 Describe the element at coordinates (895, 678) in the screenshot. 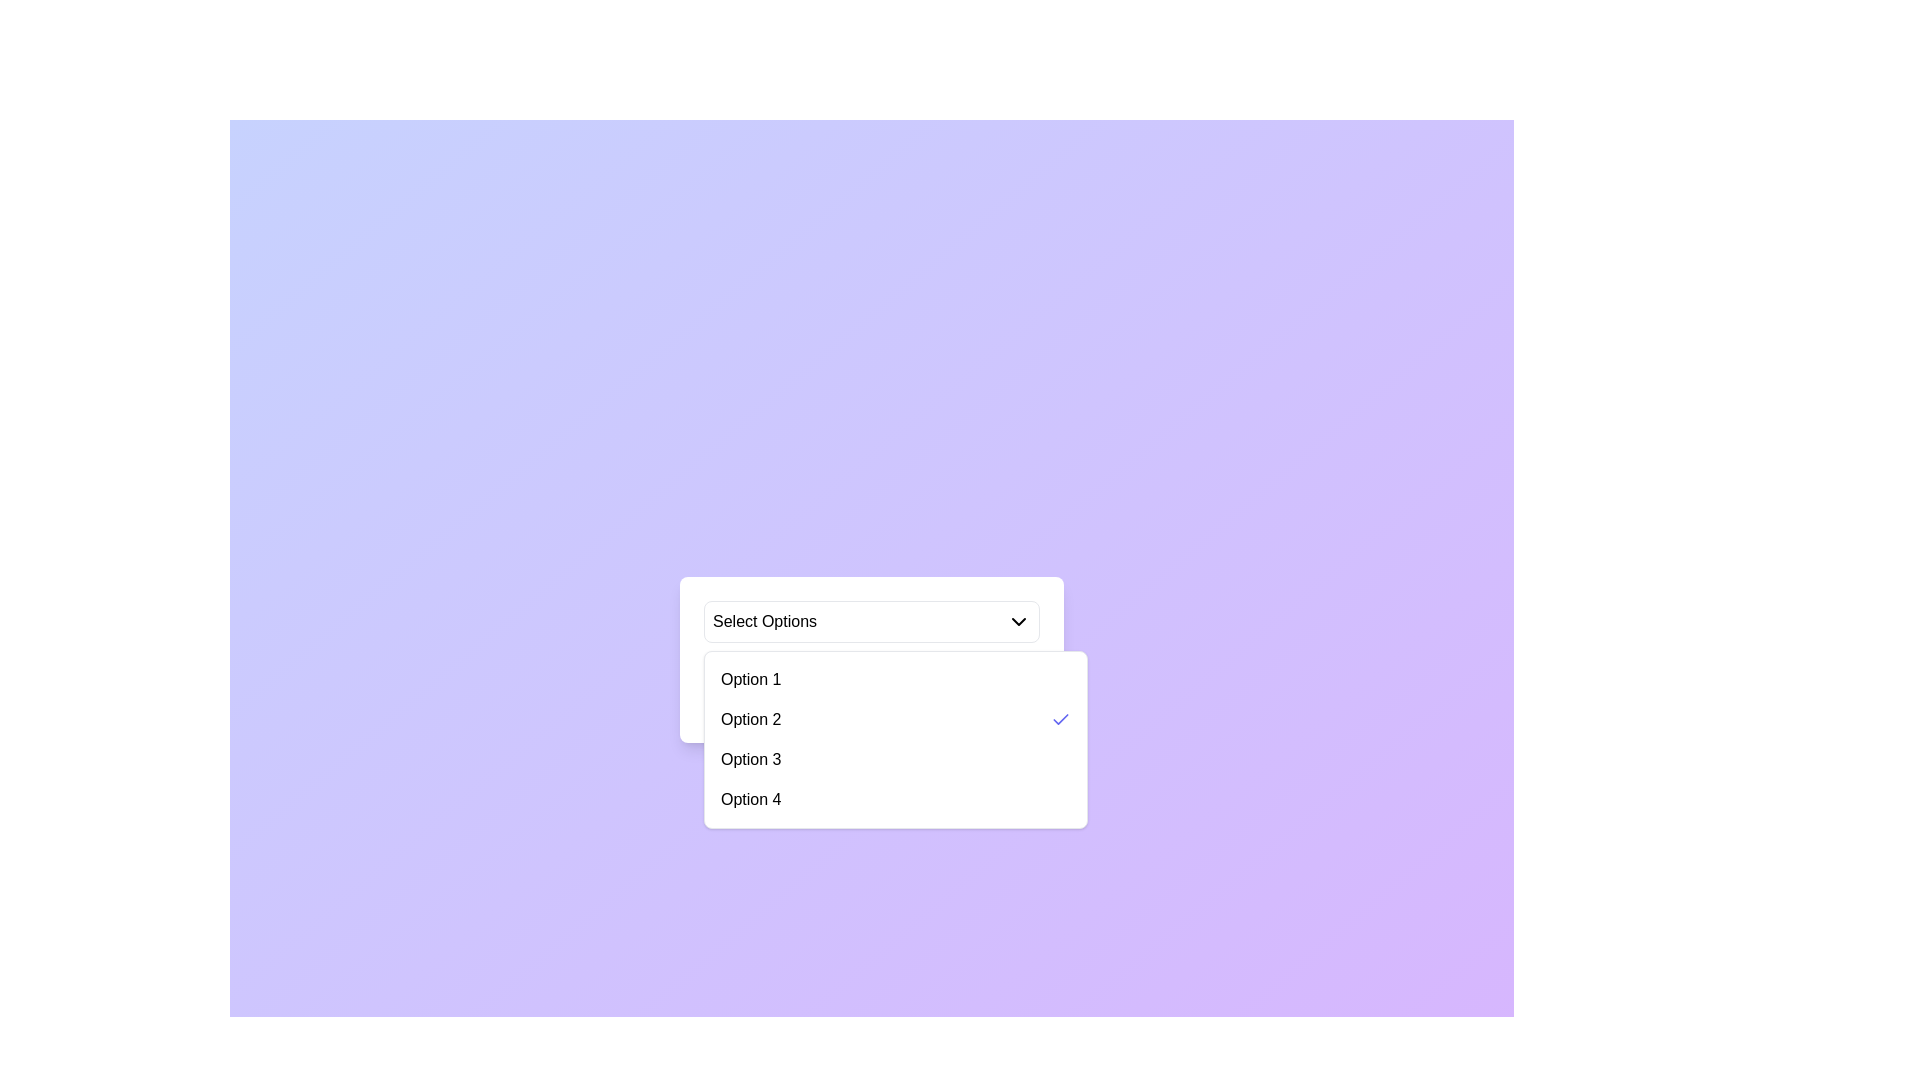

I see `the selectable menu item labeled 'Option 1'` at that location.